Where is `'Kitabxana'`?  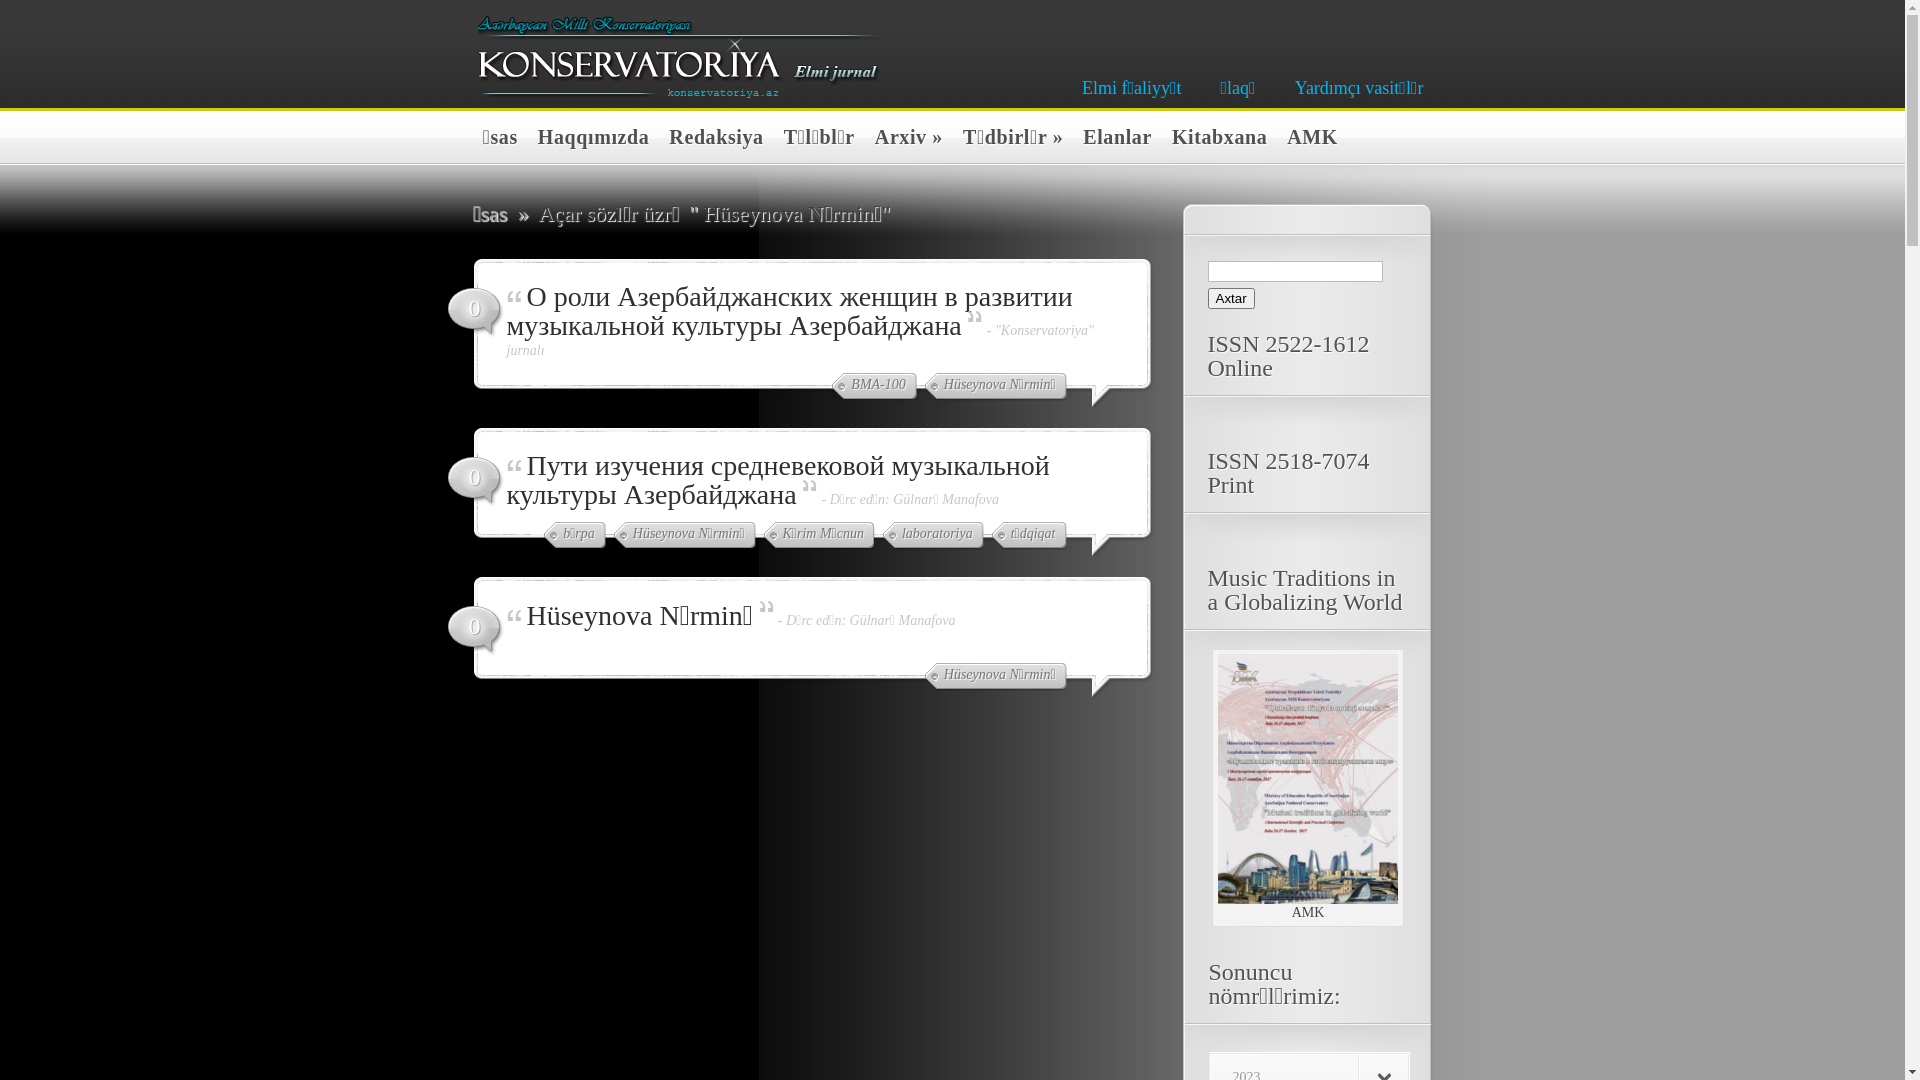
'Kitabxana' is located at coordinates (1213, 138).